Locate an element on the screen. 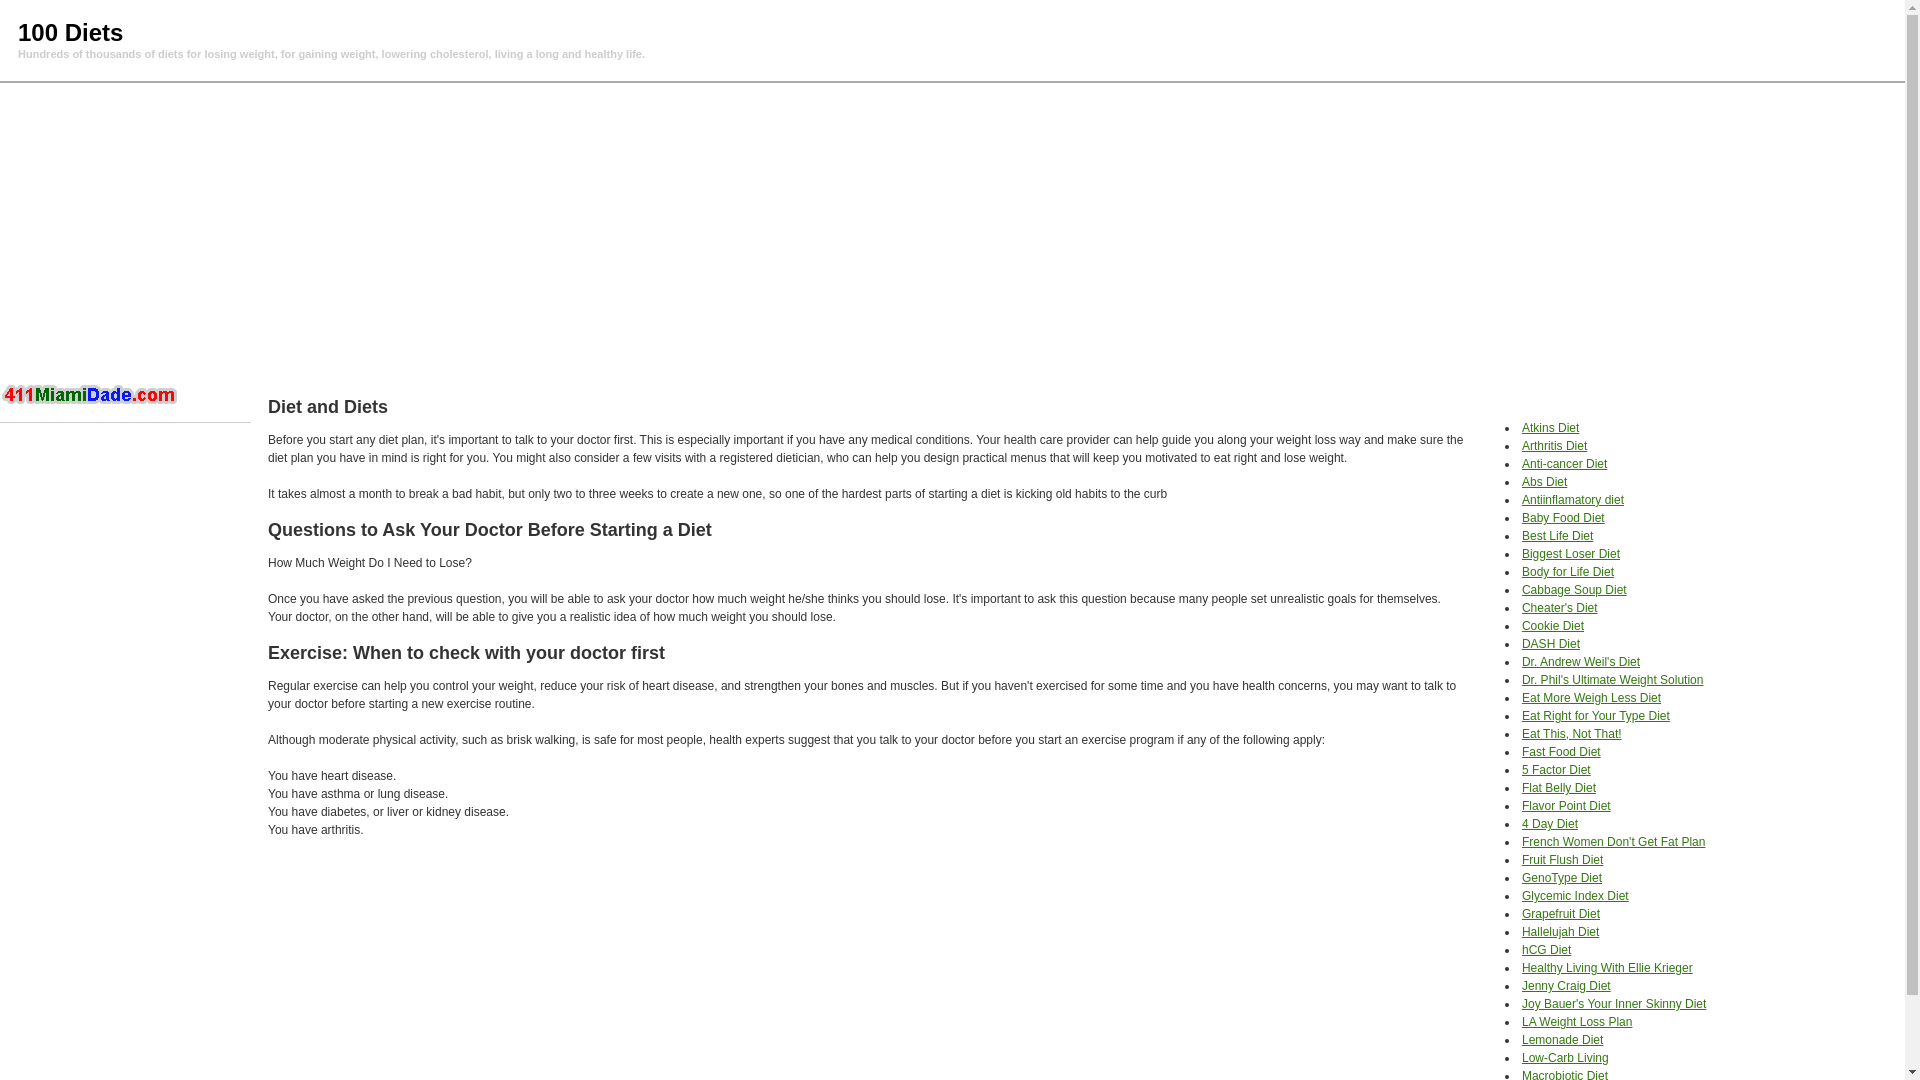 The width and height of the screenshot is (1920, 1080). 'Eat This, Not That!' is located at coordinates (1571, 733).